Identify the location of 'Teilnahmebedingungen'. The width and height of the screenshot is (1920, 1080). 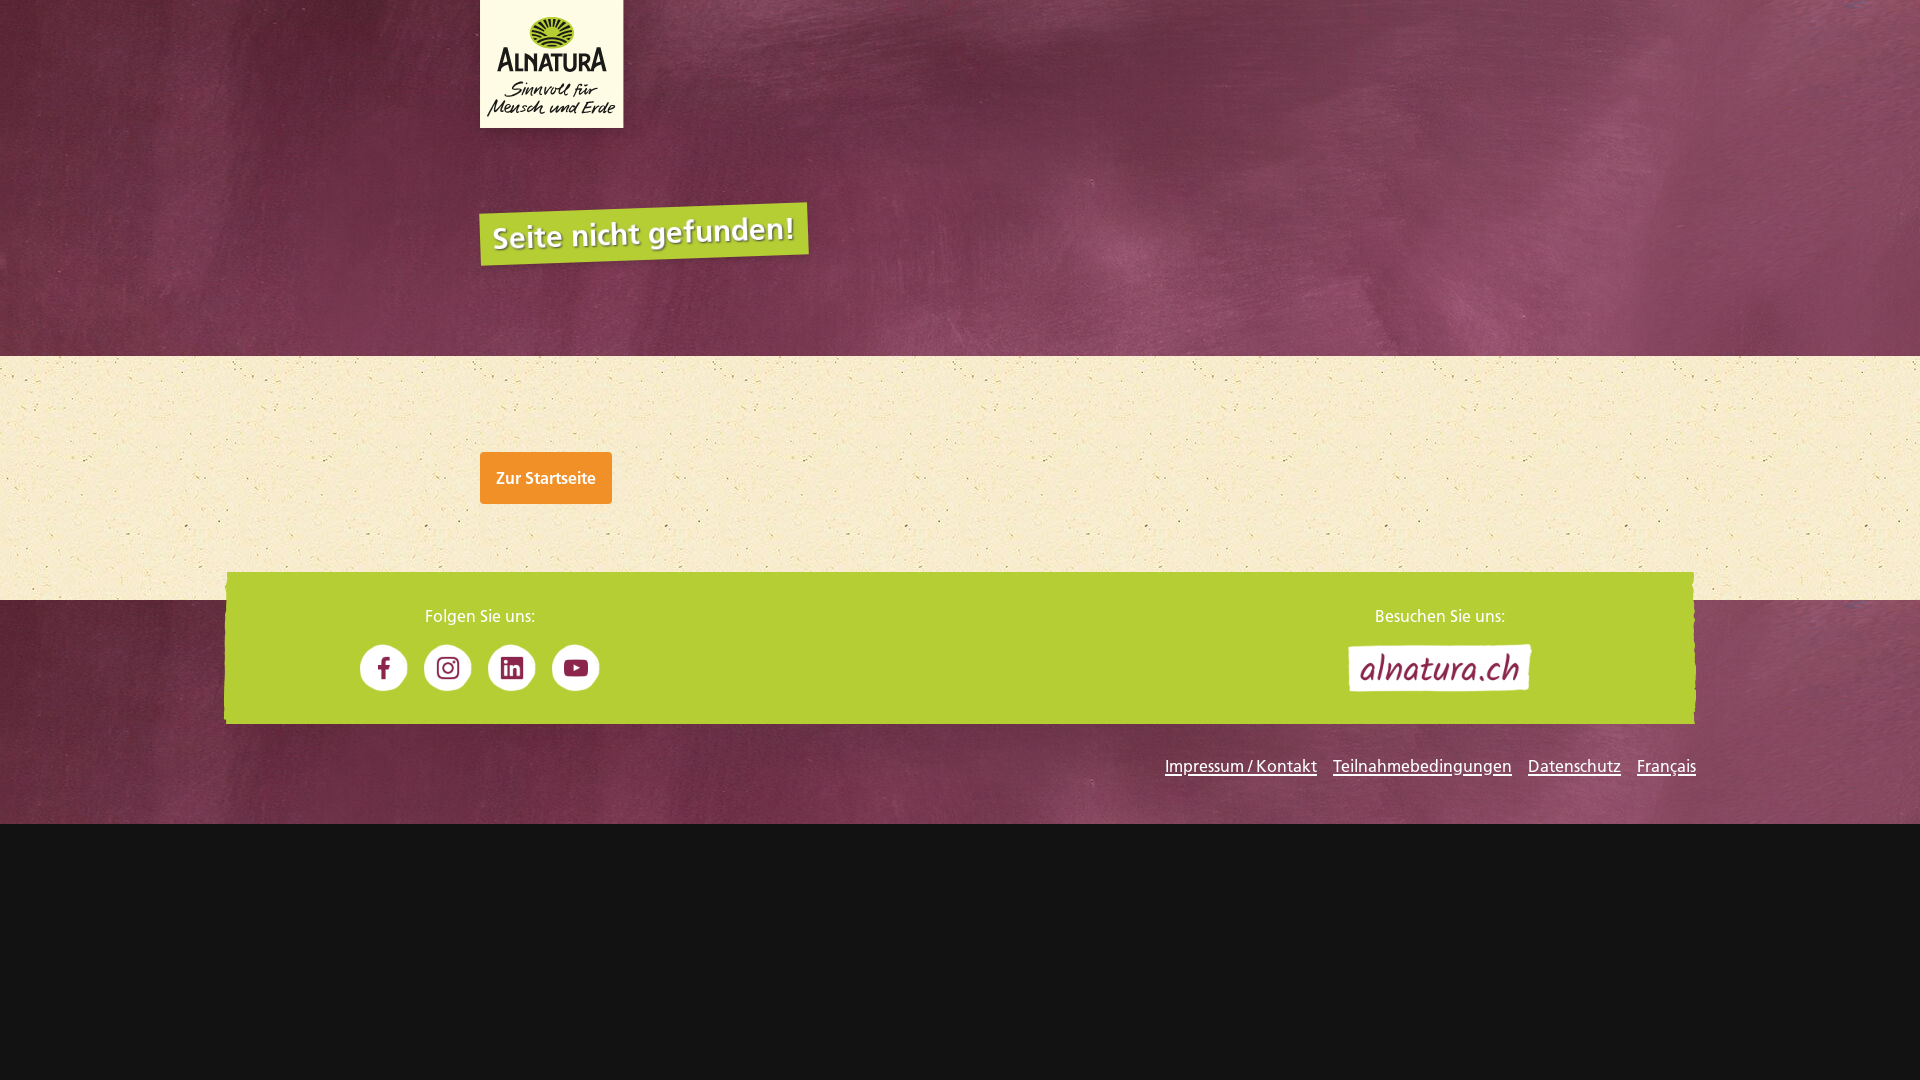
(1421, 765).